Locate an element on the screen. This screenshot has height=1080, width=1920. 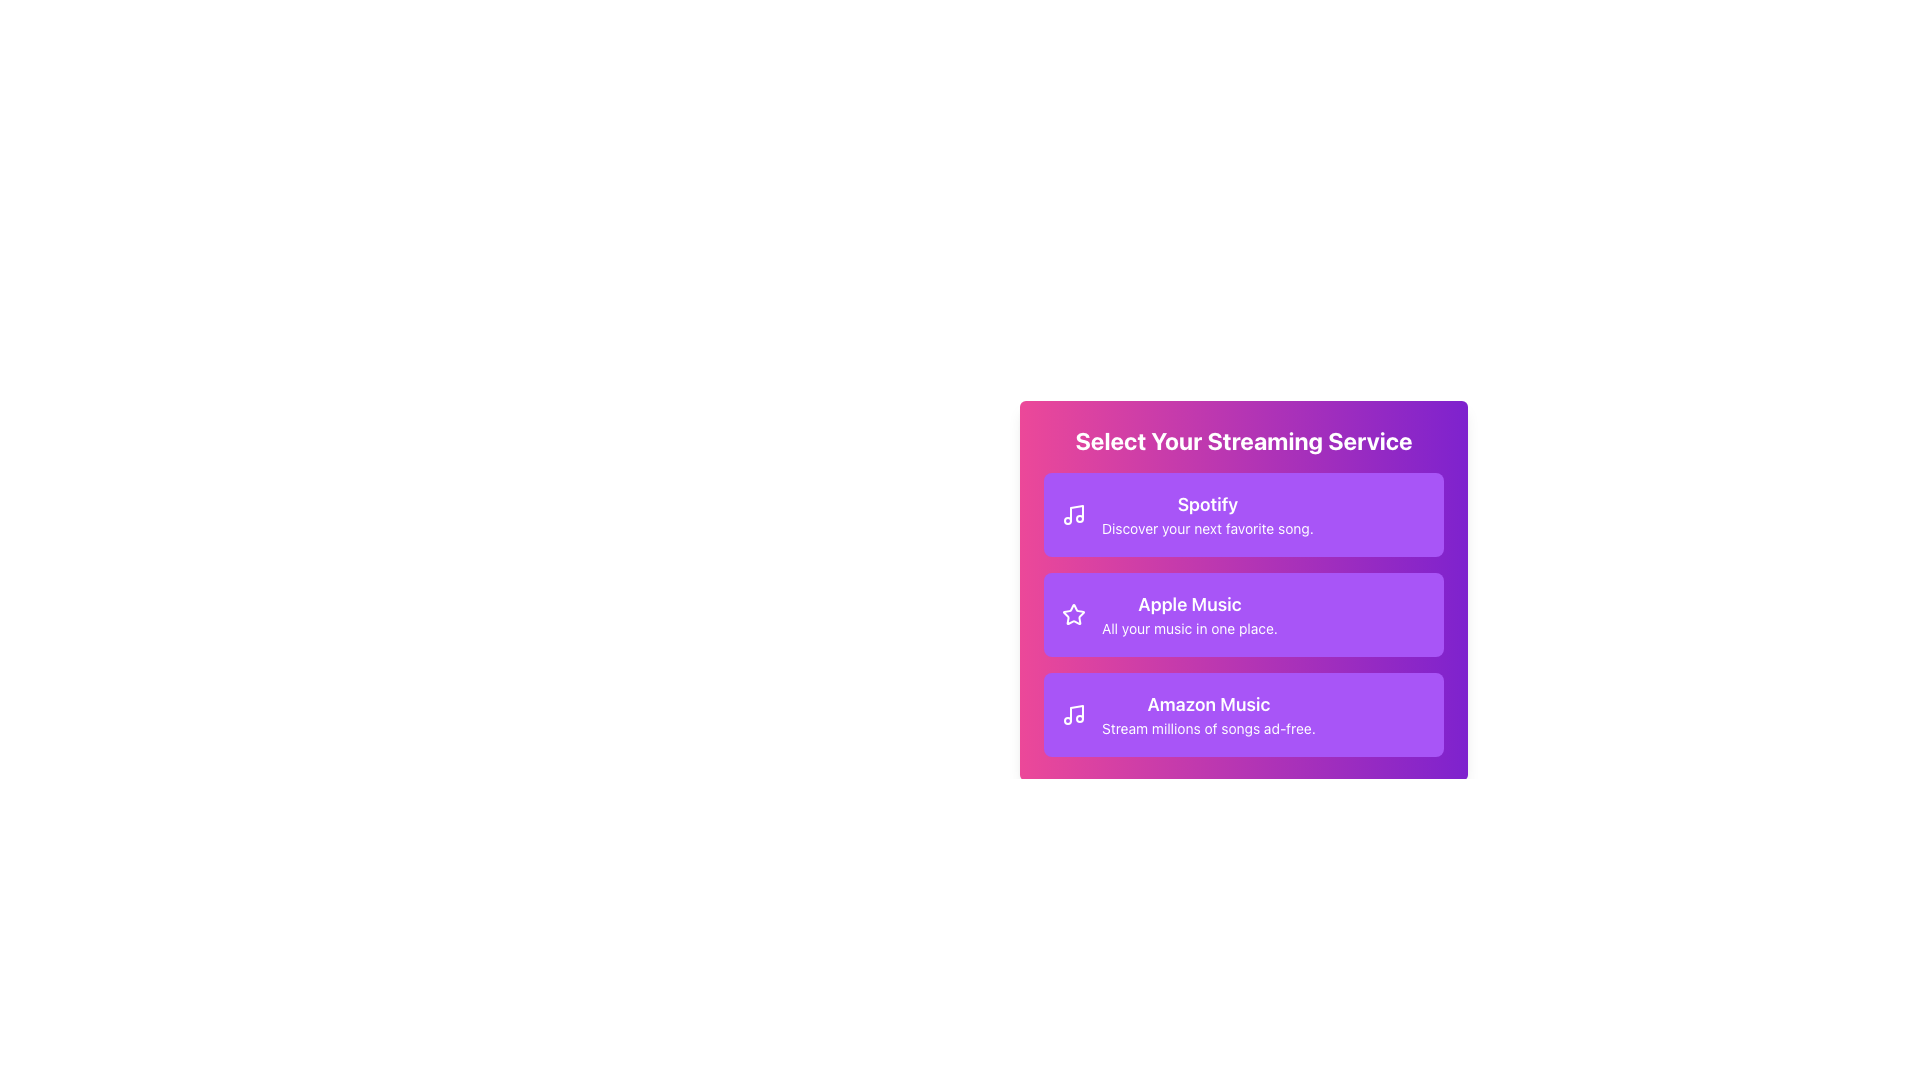
the star icon centered within the 'Apple Music' button located in the second row under 'Select Your Streaming Service.' is located at coordinates (1072, 612).